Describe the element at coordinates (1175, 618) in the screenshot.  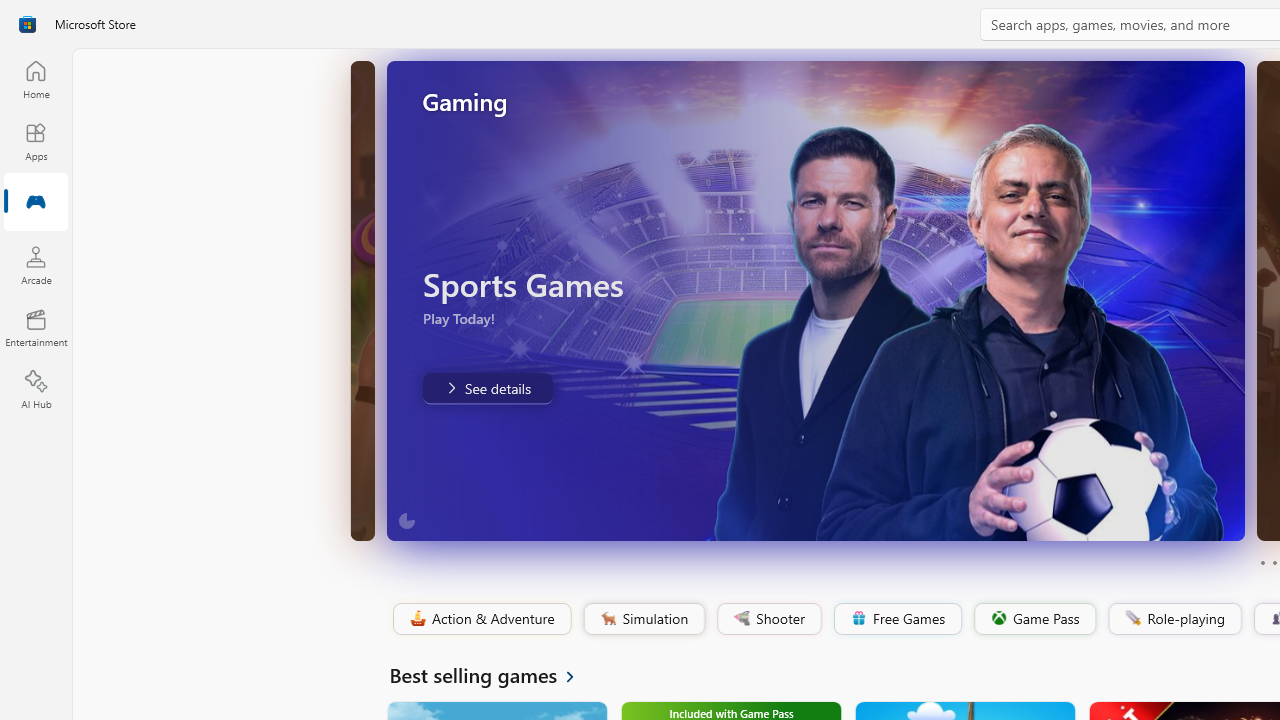
I see `'Role-playing'` at that location.